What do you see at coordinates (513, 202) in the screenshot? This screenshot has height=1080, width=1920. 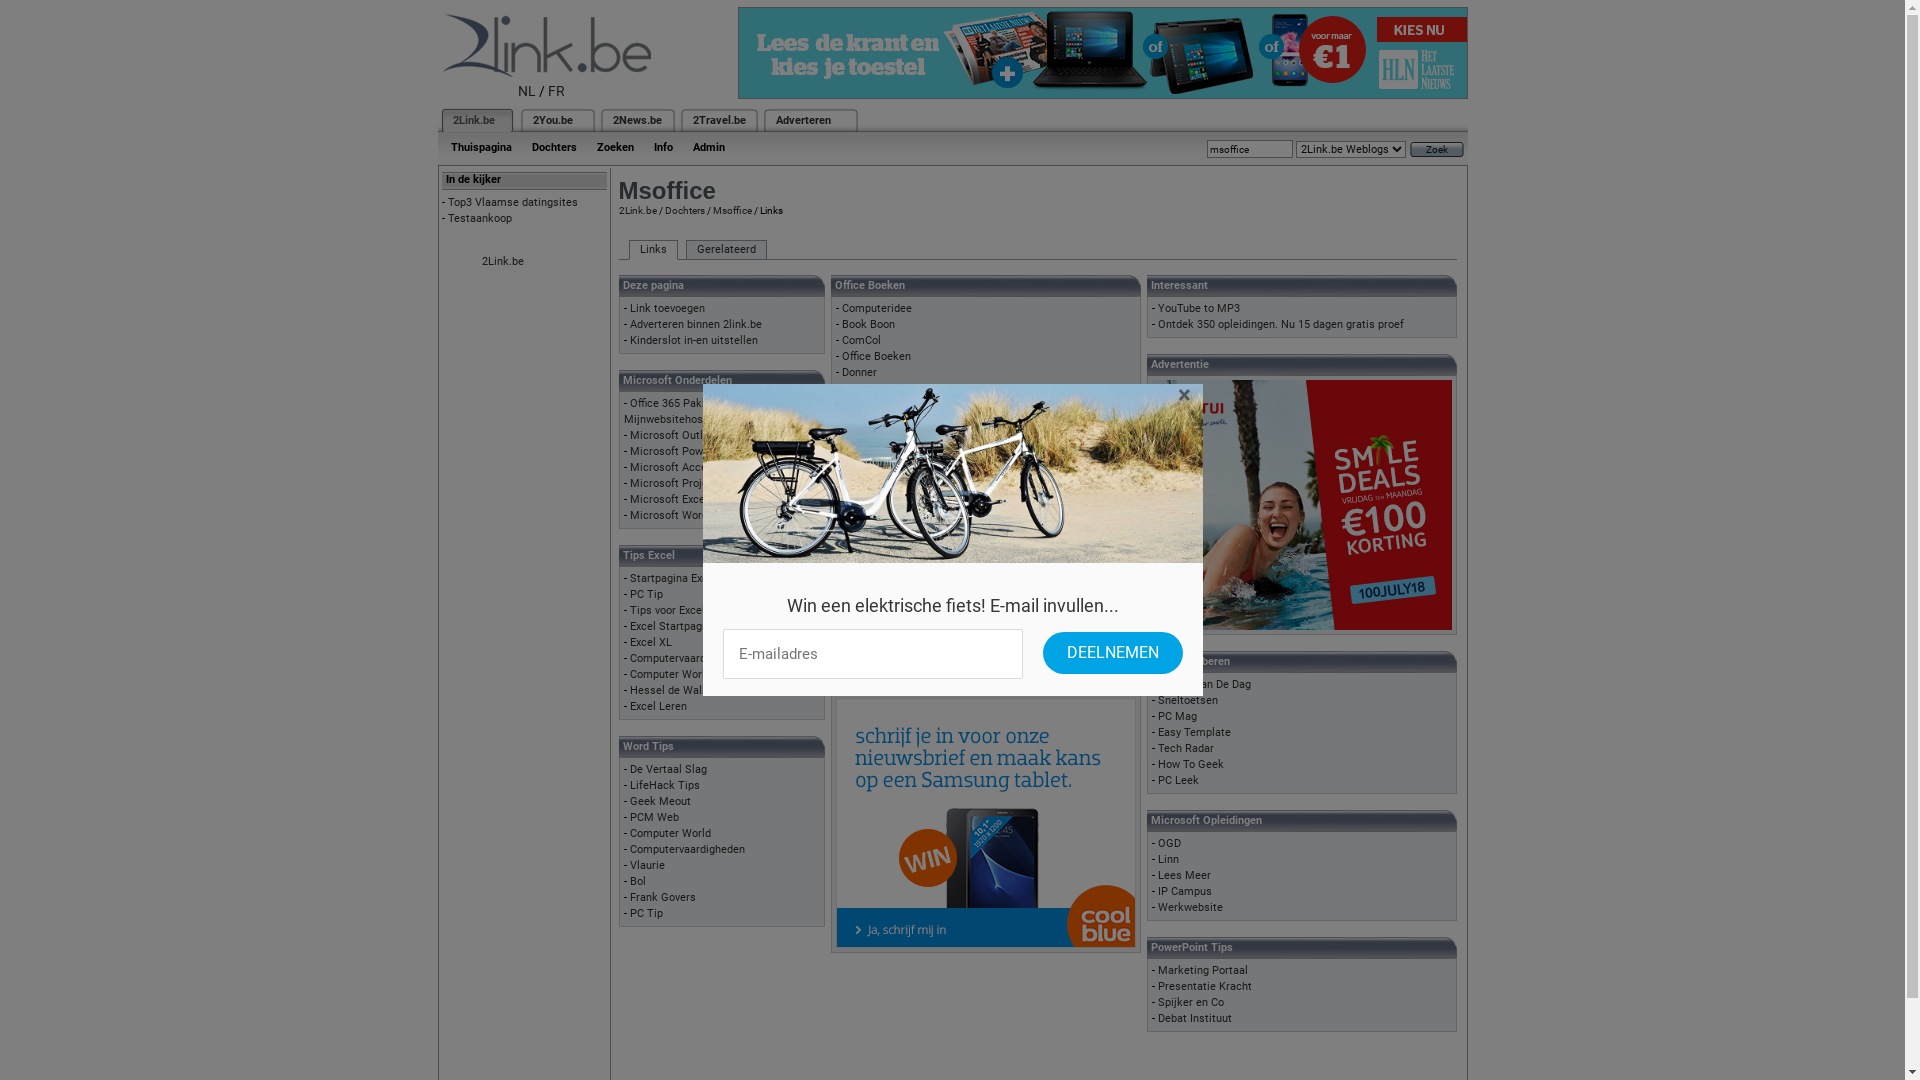 I see `'Top3 Vlaamse datingsites'` at bounding box center [513, 202].